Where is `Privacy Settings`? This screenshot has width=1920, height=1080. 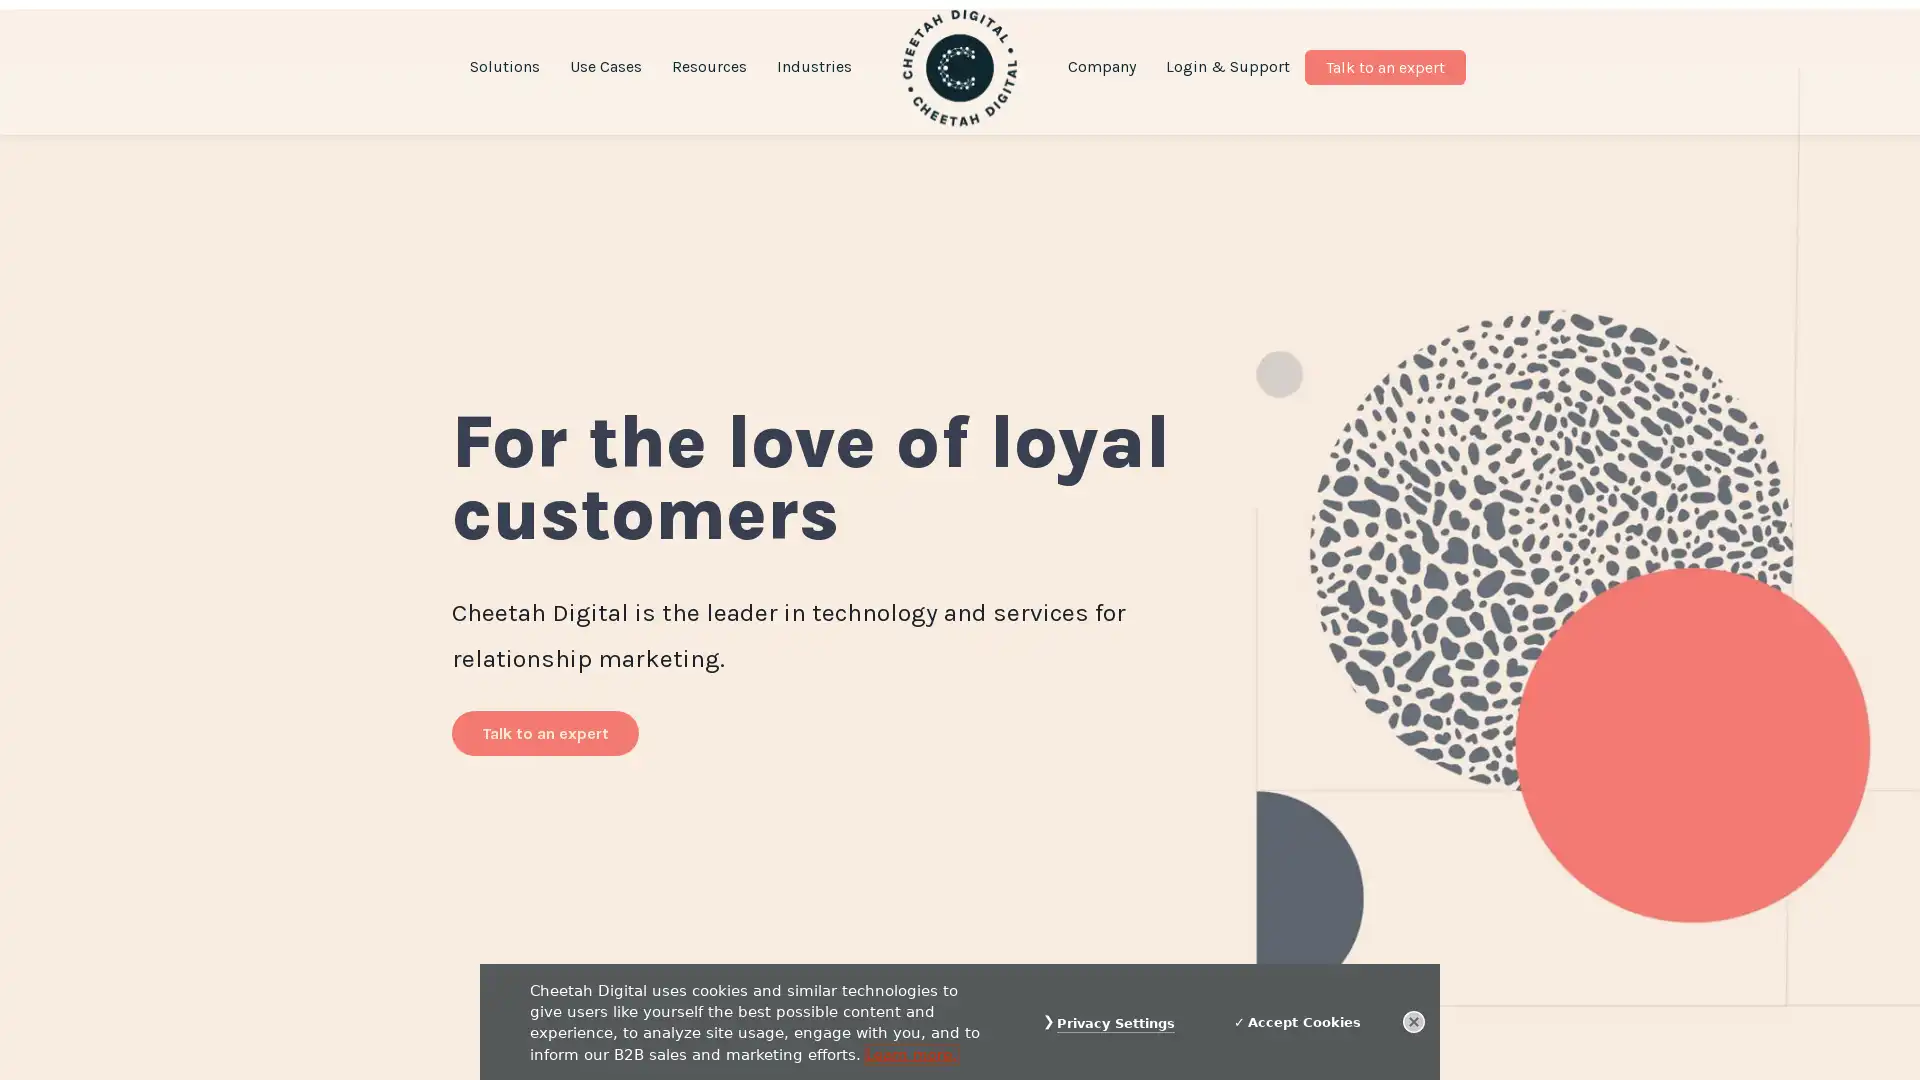
Privacy Settings is located at coordinates (1115, 1023).